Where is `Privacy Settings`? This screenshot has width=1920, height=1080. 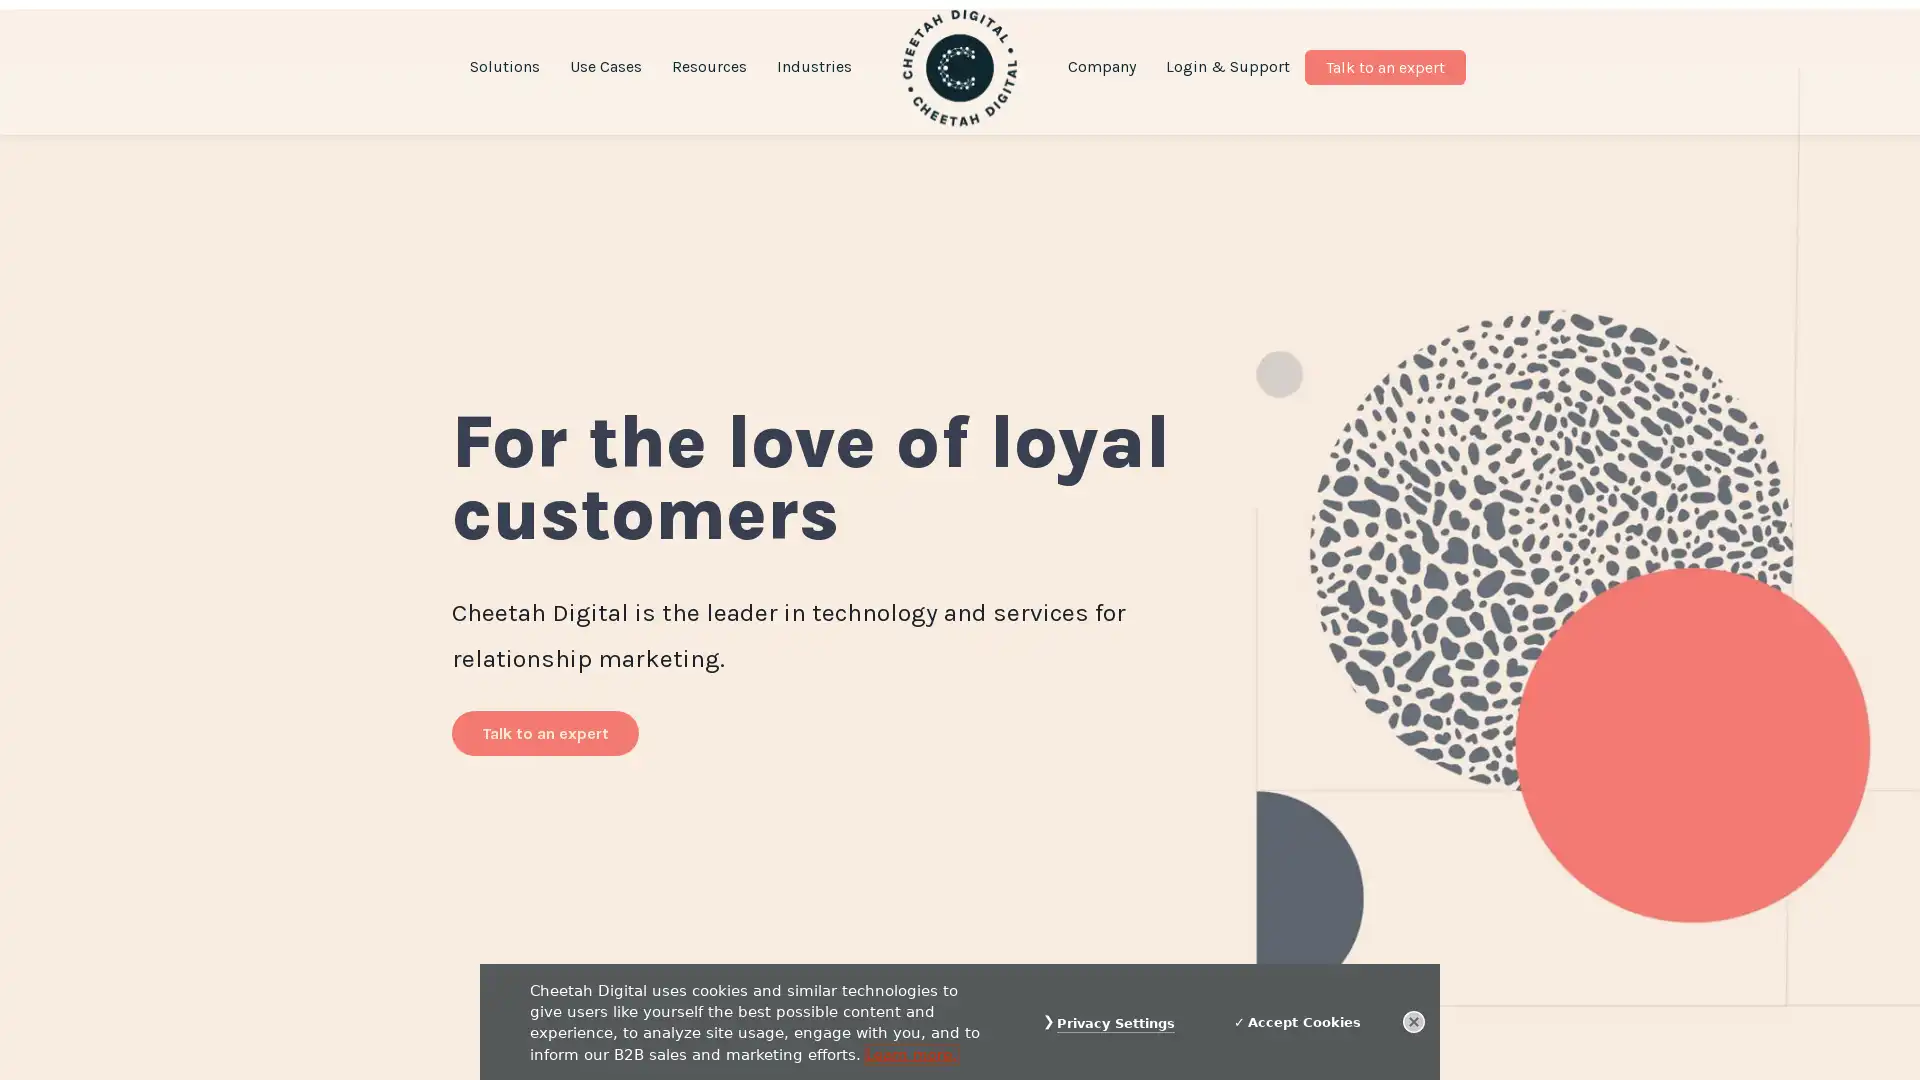
Privacy Settings is located at coordinates (1115, 1023).